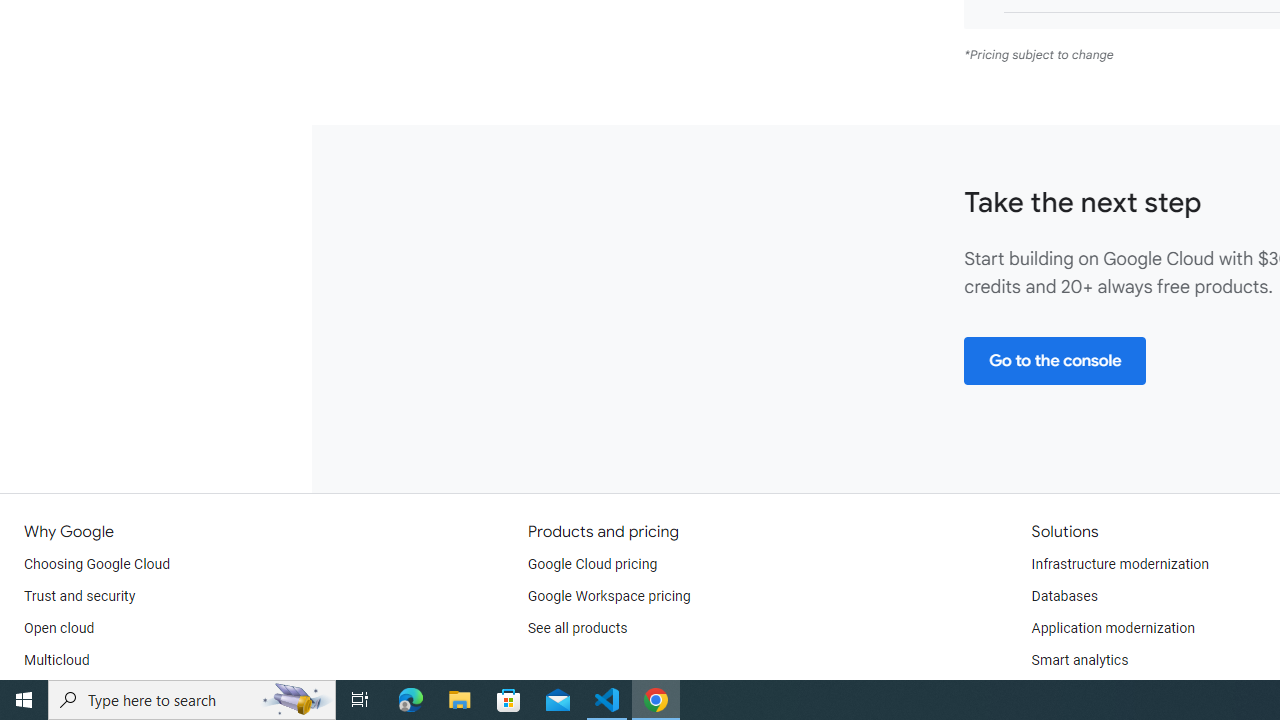 The image size is (1280, 720). Describe the element at coordinates (59, 627) in the screenshot. I see `'Open cloud'` at that location.